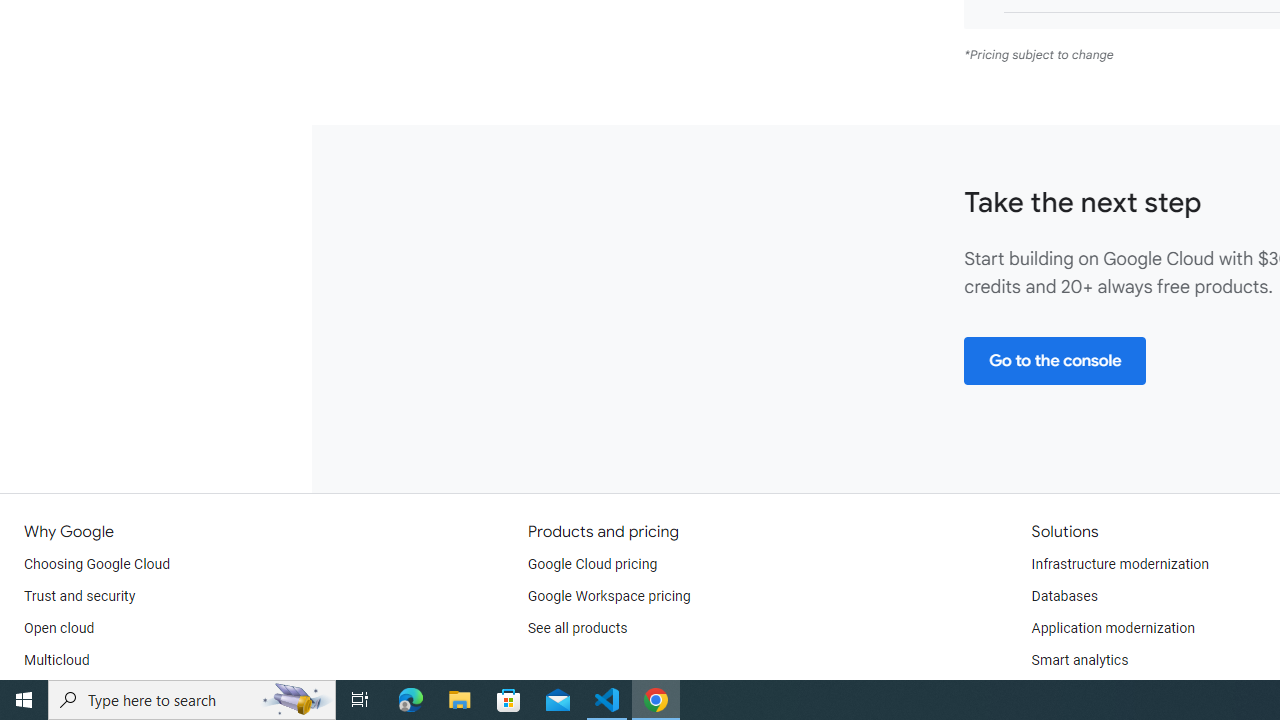 The image size is (1280, 720). Describe the element at coordinates (59, 627) in the screenshot. I see `'Open cloud'` at that location.